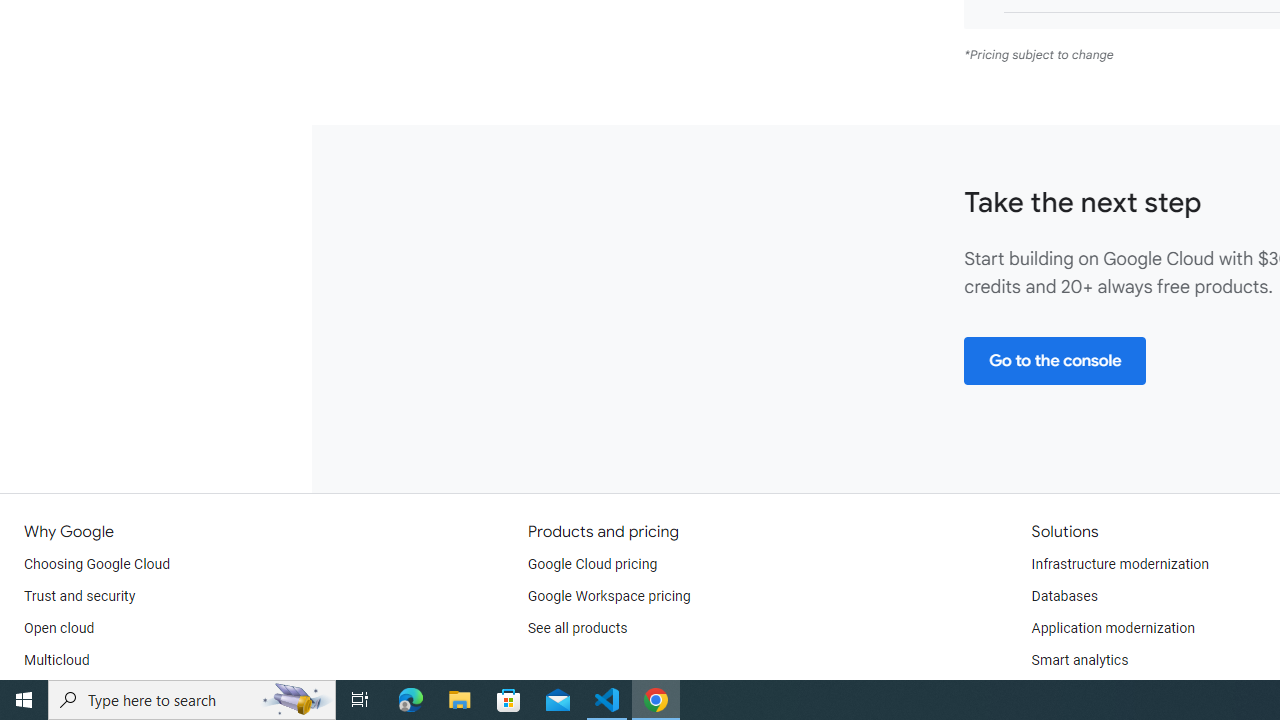 The image size is (1280, 720). Describe the element at coordinates (59, 627) in the screenshot. I see `'Open cloud'` at that location.